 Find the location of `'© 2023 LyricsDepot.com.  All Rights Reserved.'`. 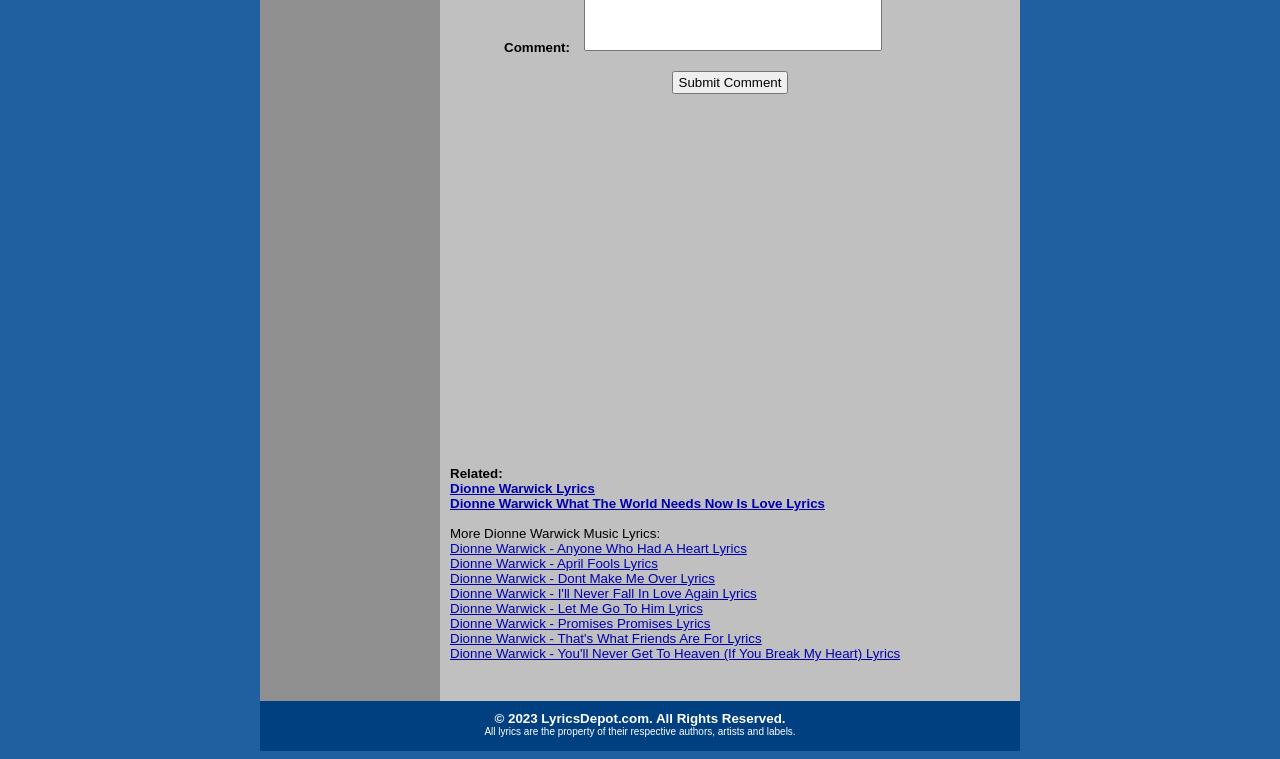

'© 2023 LyricsDepot.com.  All Rights Reserved.' is located at coordinates (638, 718).